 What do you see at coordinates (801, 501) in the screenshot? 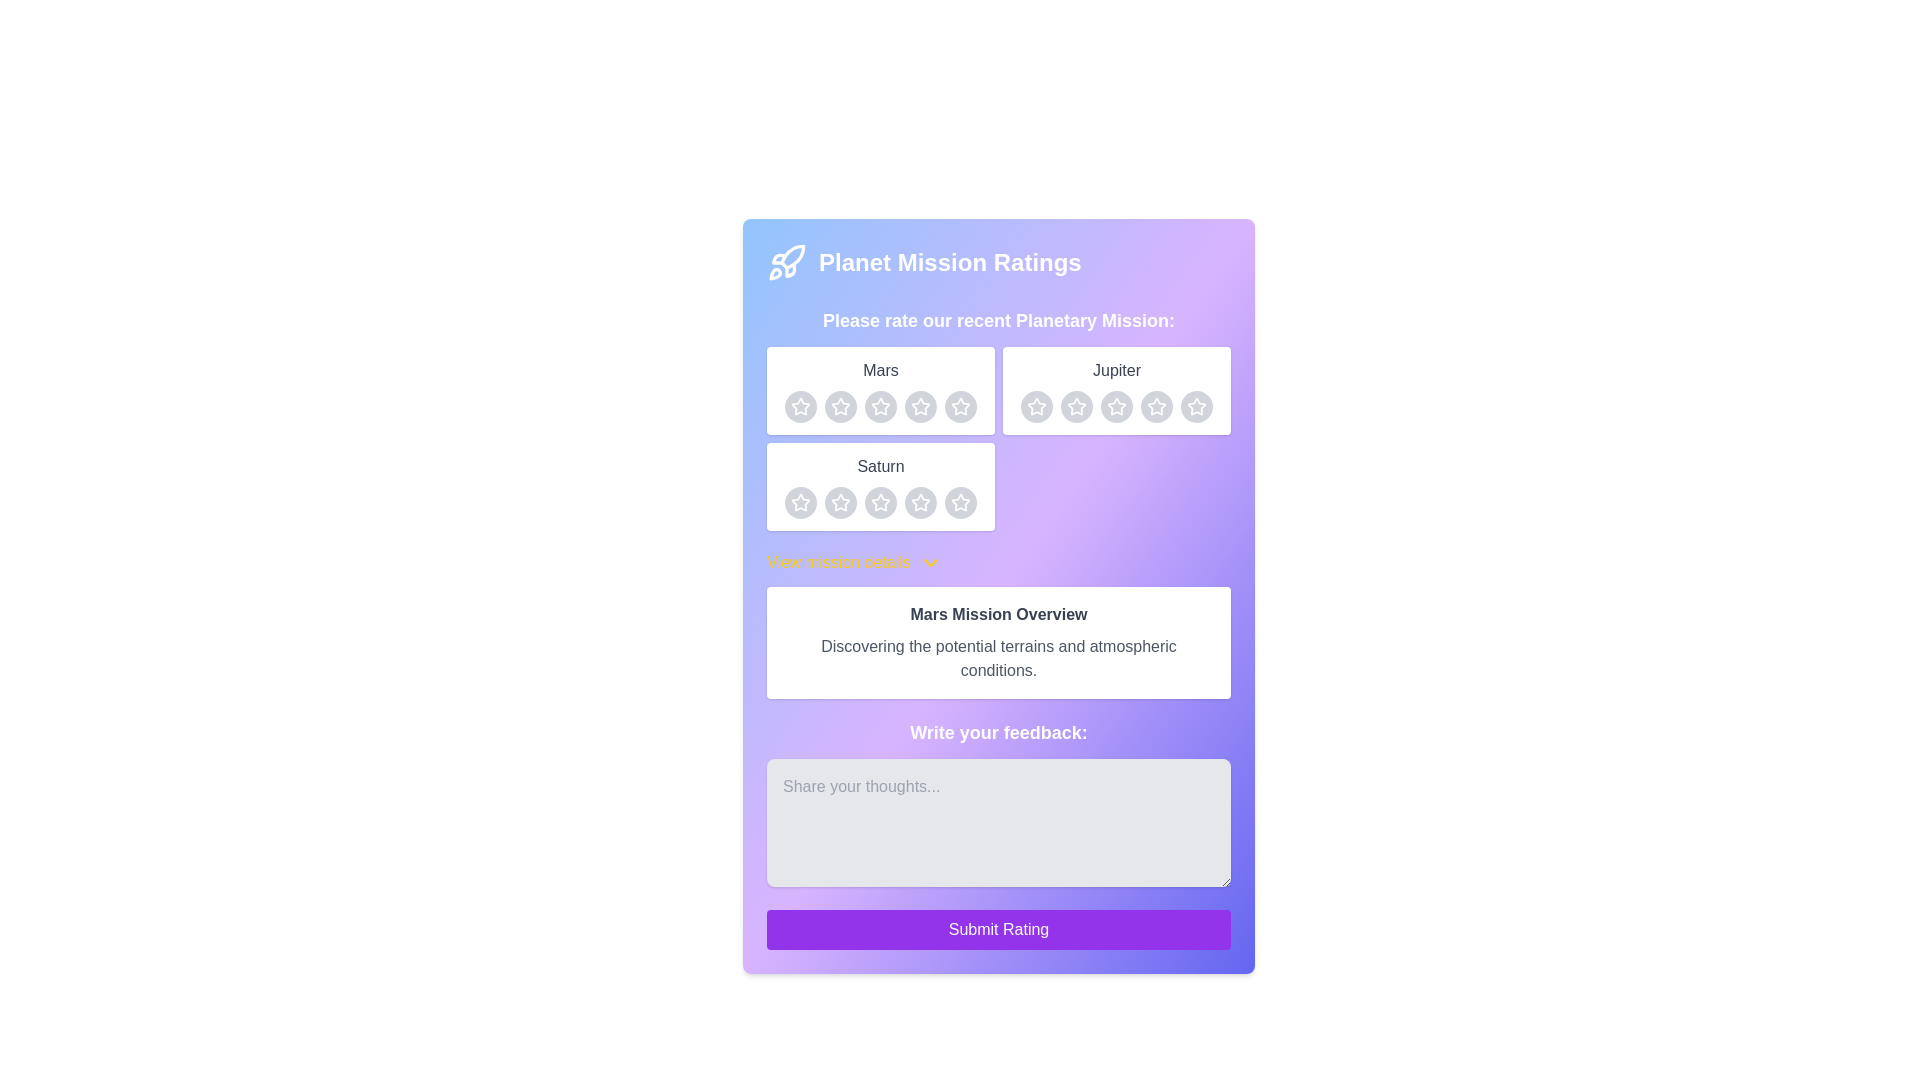
I see `the first rounded button with a gray background and a white star icon located under the text 'Saturn' to rate it` at bounding box center [801, 501].